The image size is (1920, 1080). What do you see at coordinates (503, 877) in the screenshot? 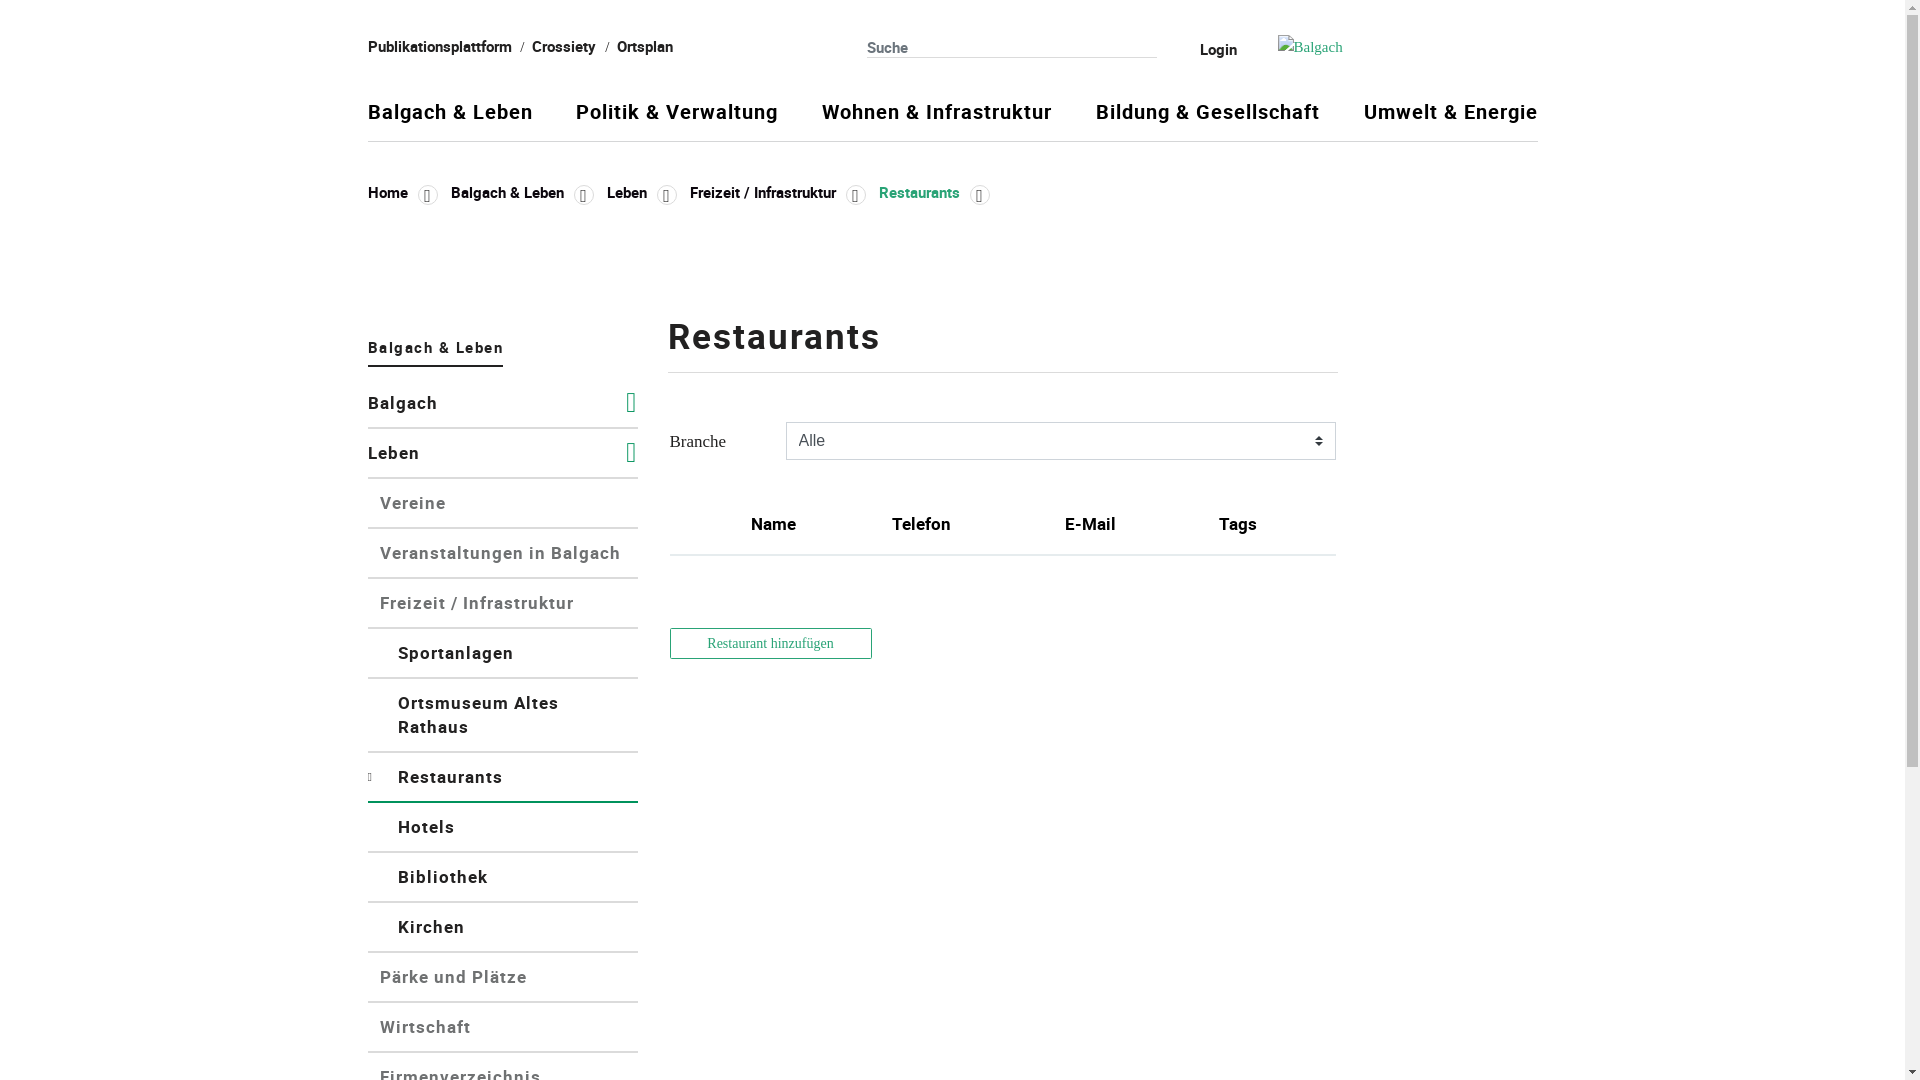
I see `'Bibliothek'` at bounding box center [503, 877].